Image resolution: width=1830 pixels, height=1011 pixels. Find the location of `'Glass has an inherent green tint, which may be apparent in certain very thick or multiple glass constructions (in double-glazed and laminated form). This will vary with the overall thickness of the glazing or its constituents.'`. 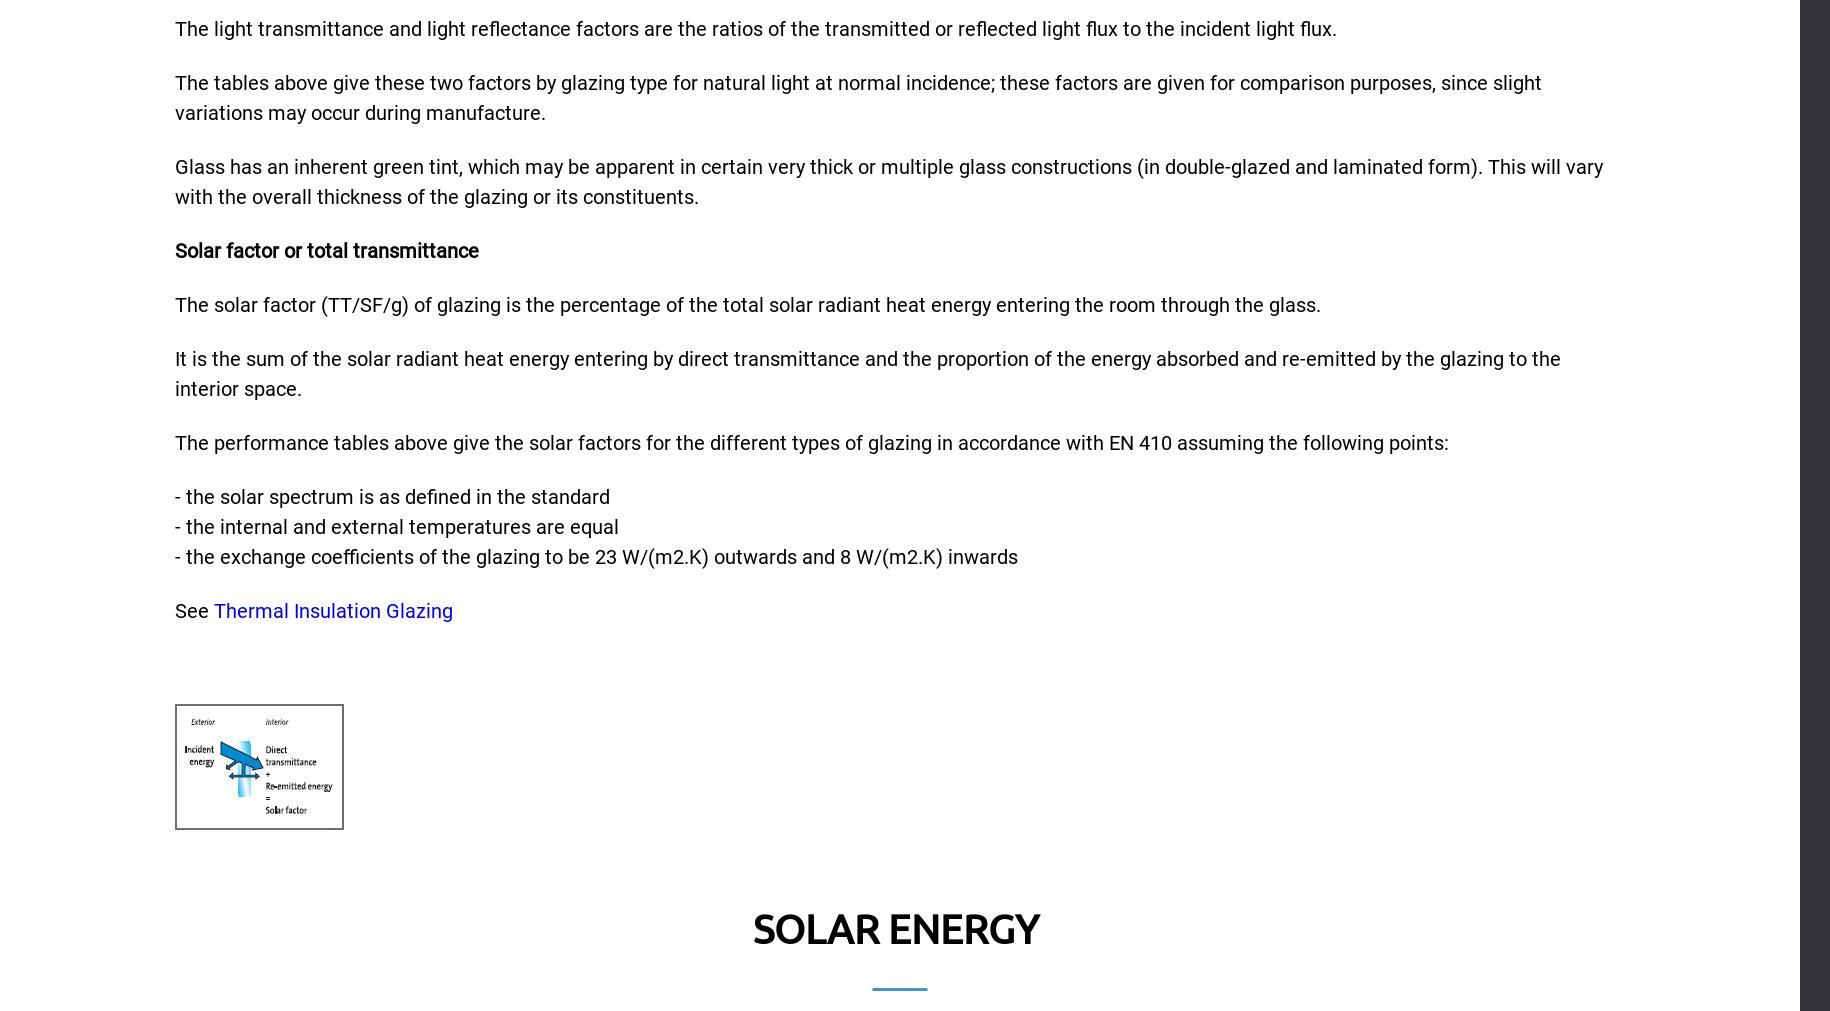

'Glass has an inherent green tint, which may be apparent in certain very thick or multiple glass constructions (in double-glazed and laminated form). This will vary with the overall thickness of the glazing or its constituents.' is located at coordinates (174, 180).